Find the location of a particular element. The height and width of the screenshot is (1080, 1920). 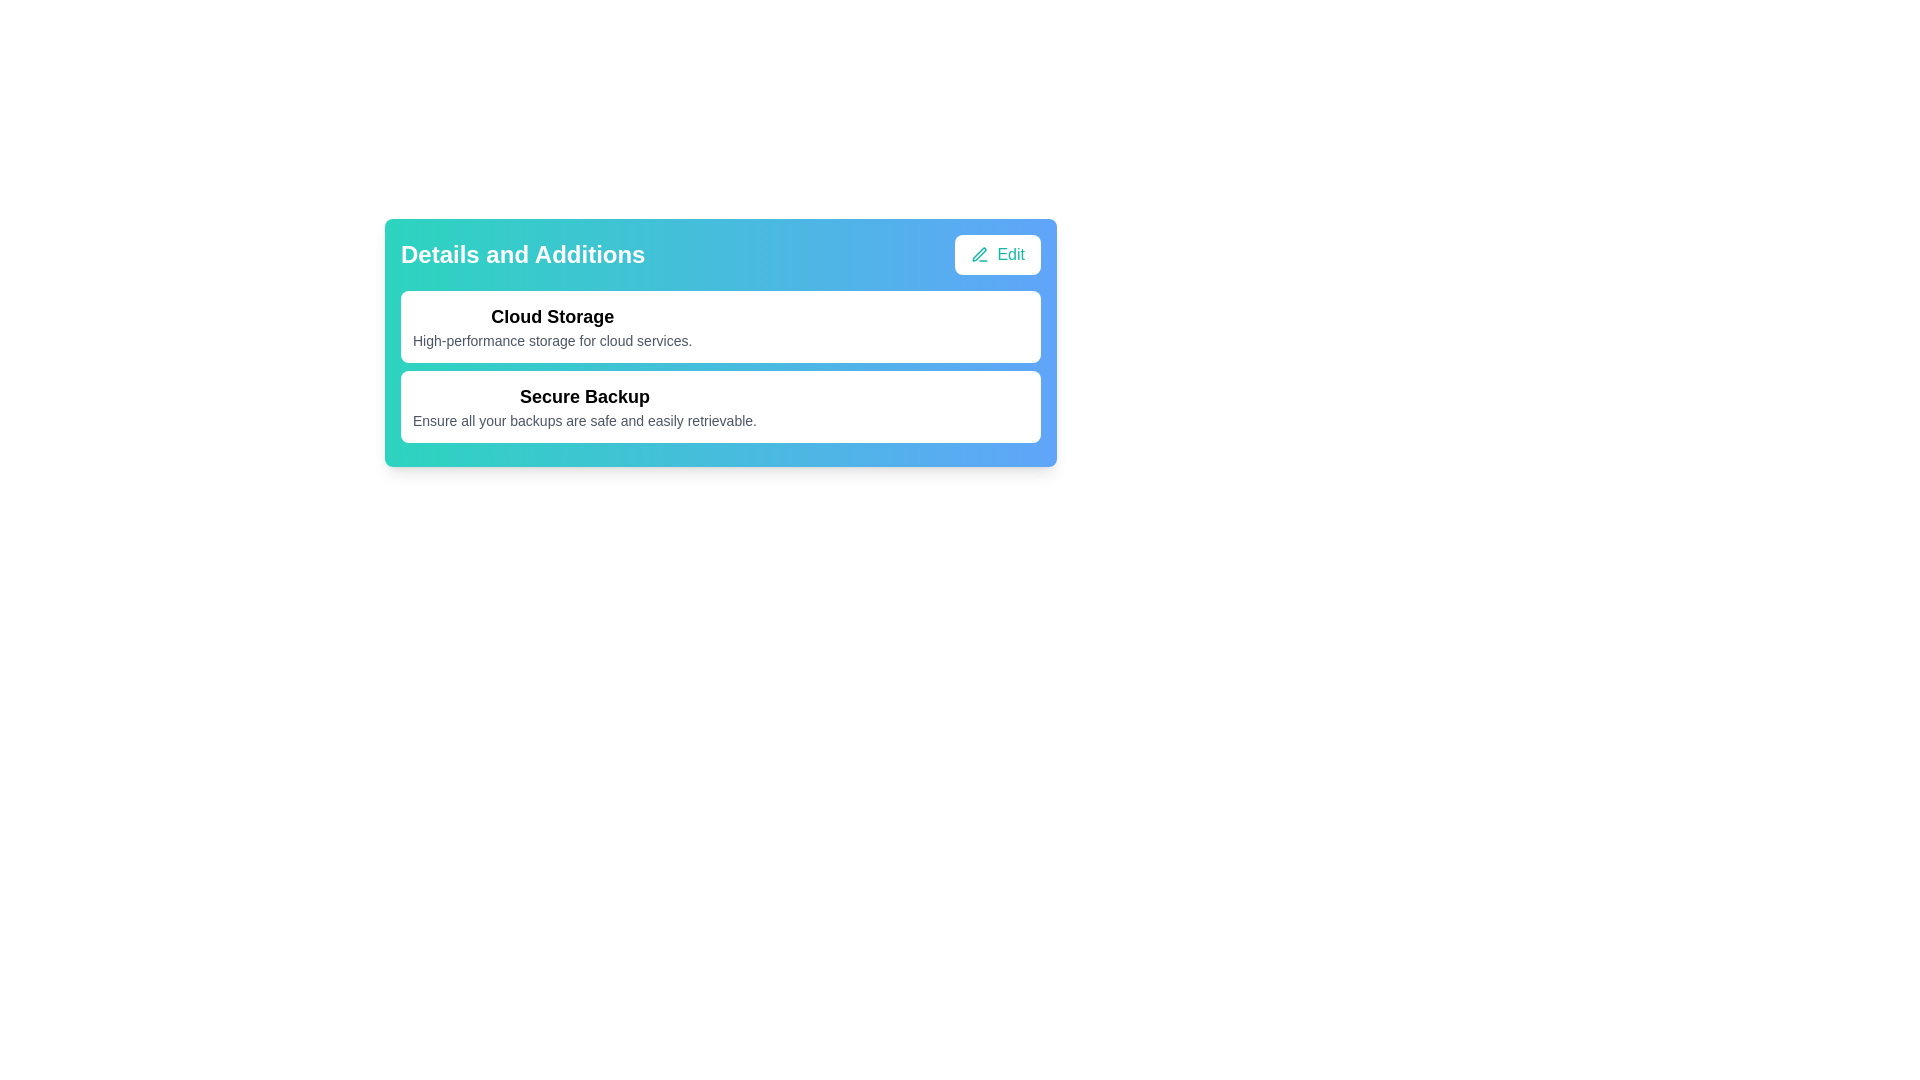

the textual content that displays the bold title 'Cloud Storage' and the description 'High-performance storage for cloud services.' is located at coordinates (552, 326).